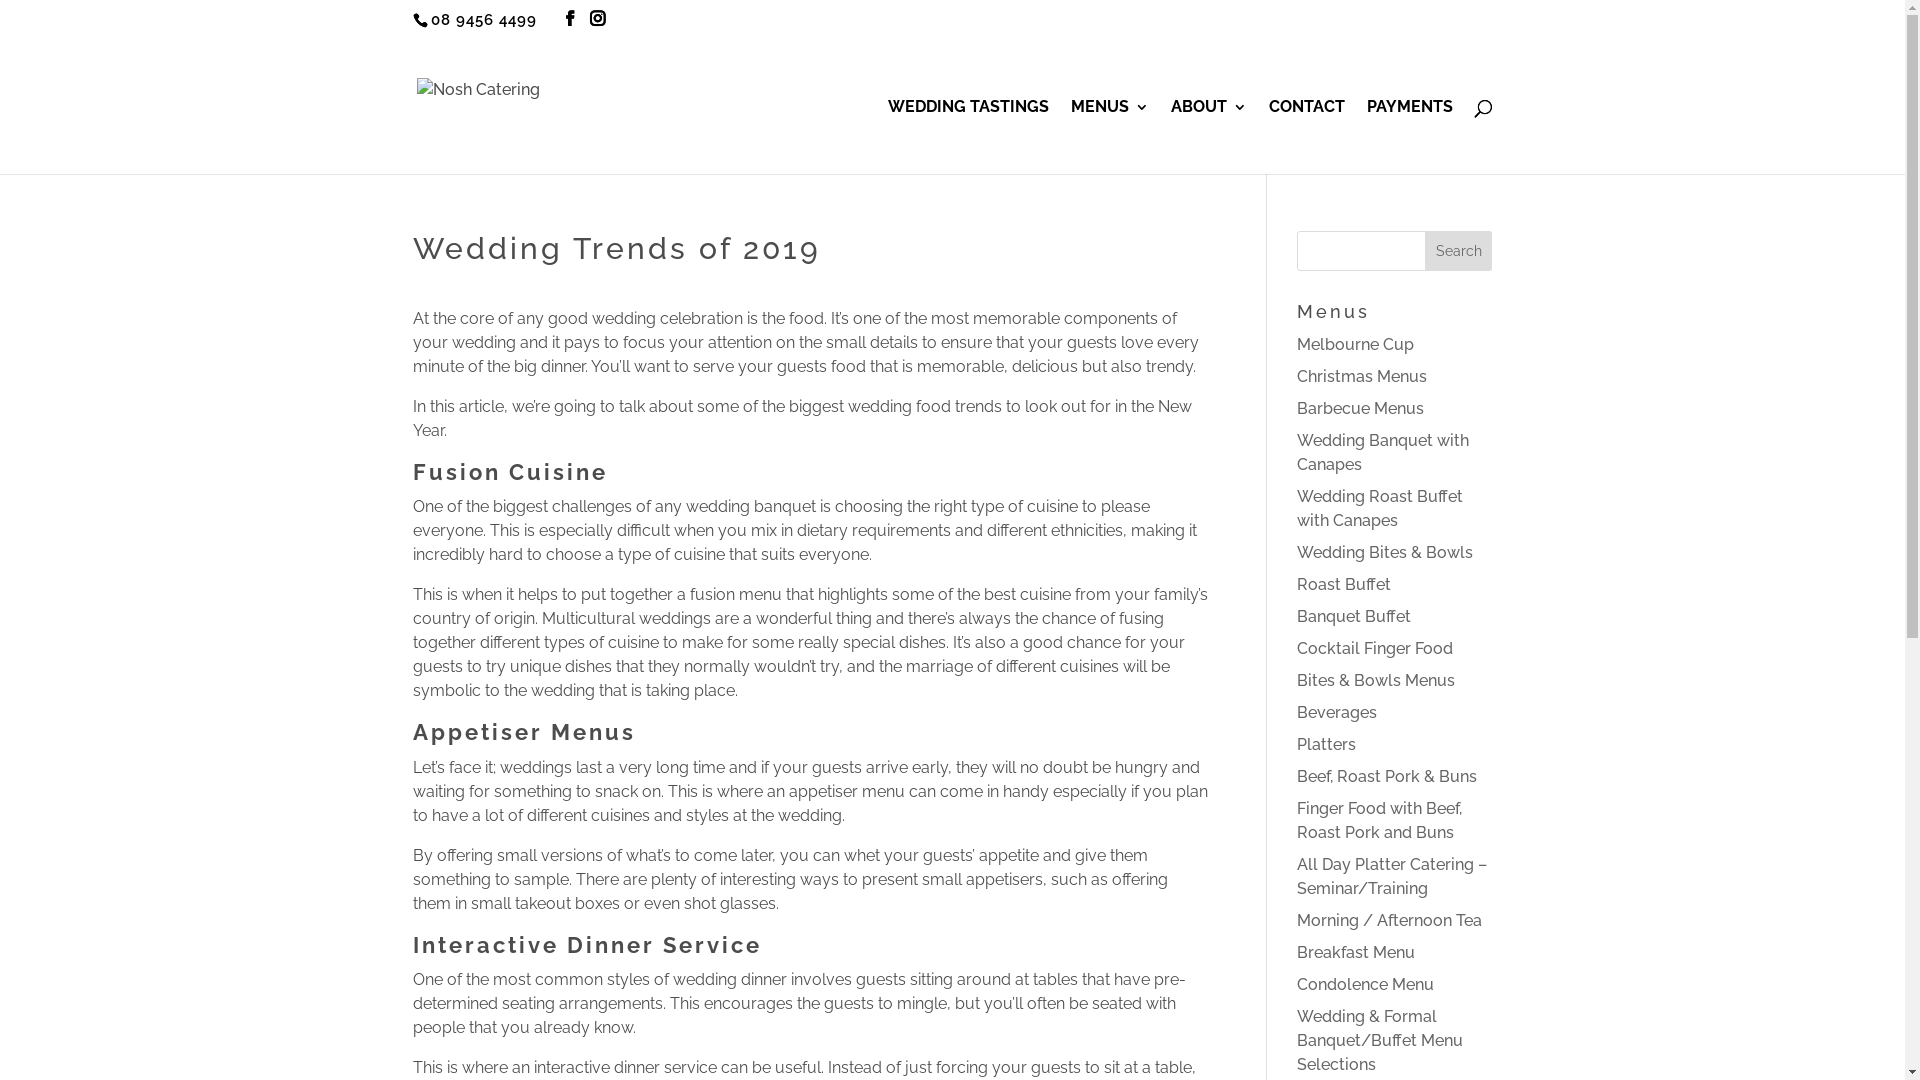 This screenshot has height=1080, width=1920. What do you see at coordinates (1356, 951) in the screenshot?
I see `'Breakfast Menu'` at bounding box center [1356, 951].